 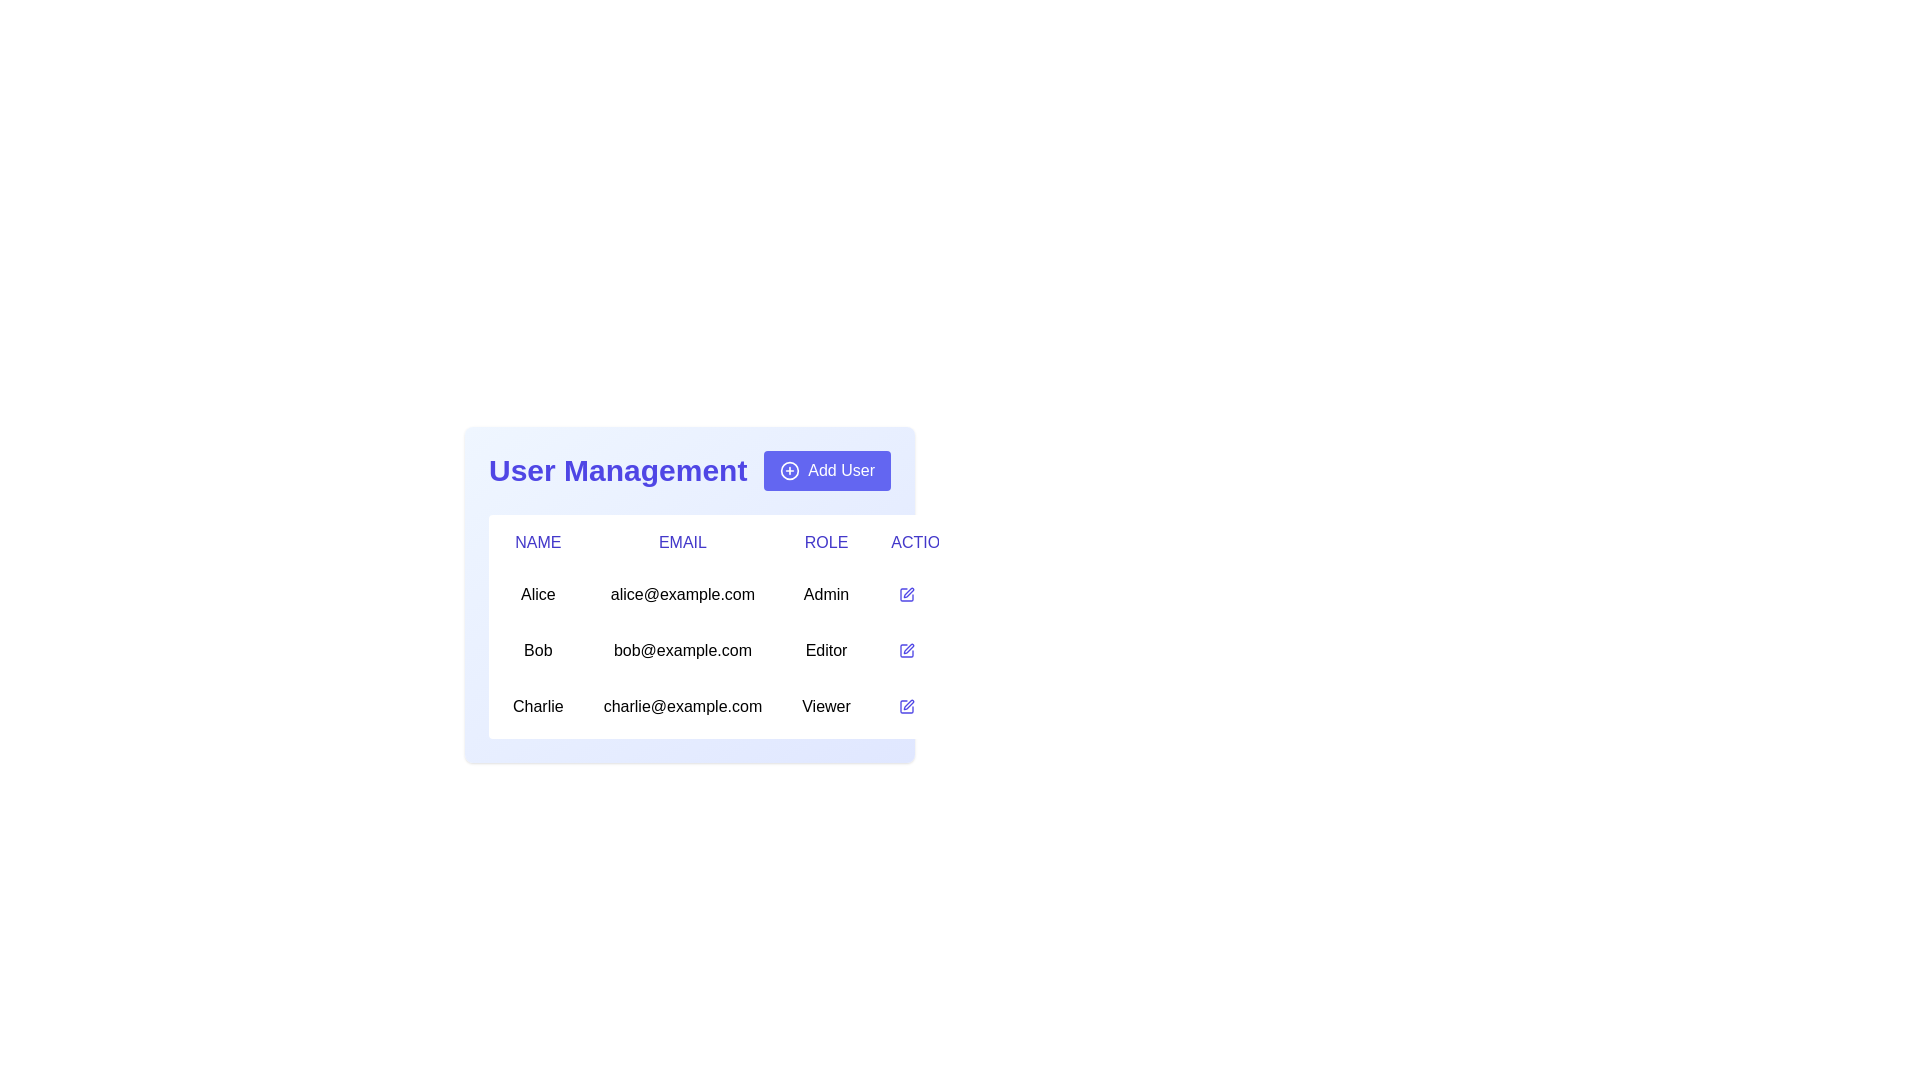 What do you see at coordinates (905, 651) in the screenshot?
I see `the Icon button in the 'Action' column for the row corresponding to 'Bob' to initiate the row edit functionality` at bounding box center [905, 651].